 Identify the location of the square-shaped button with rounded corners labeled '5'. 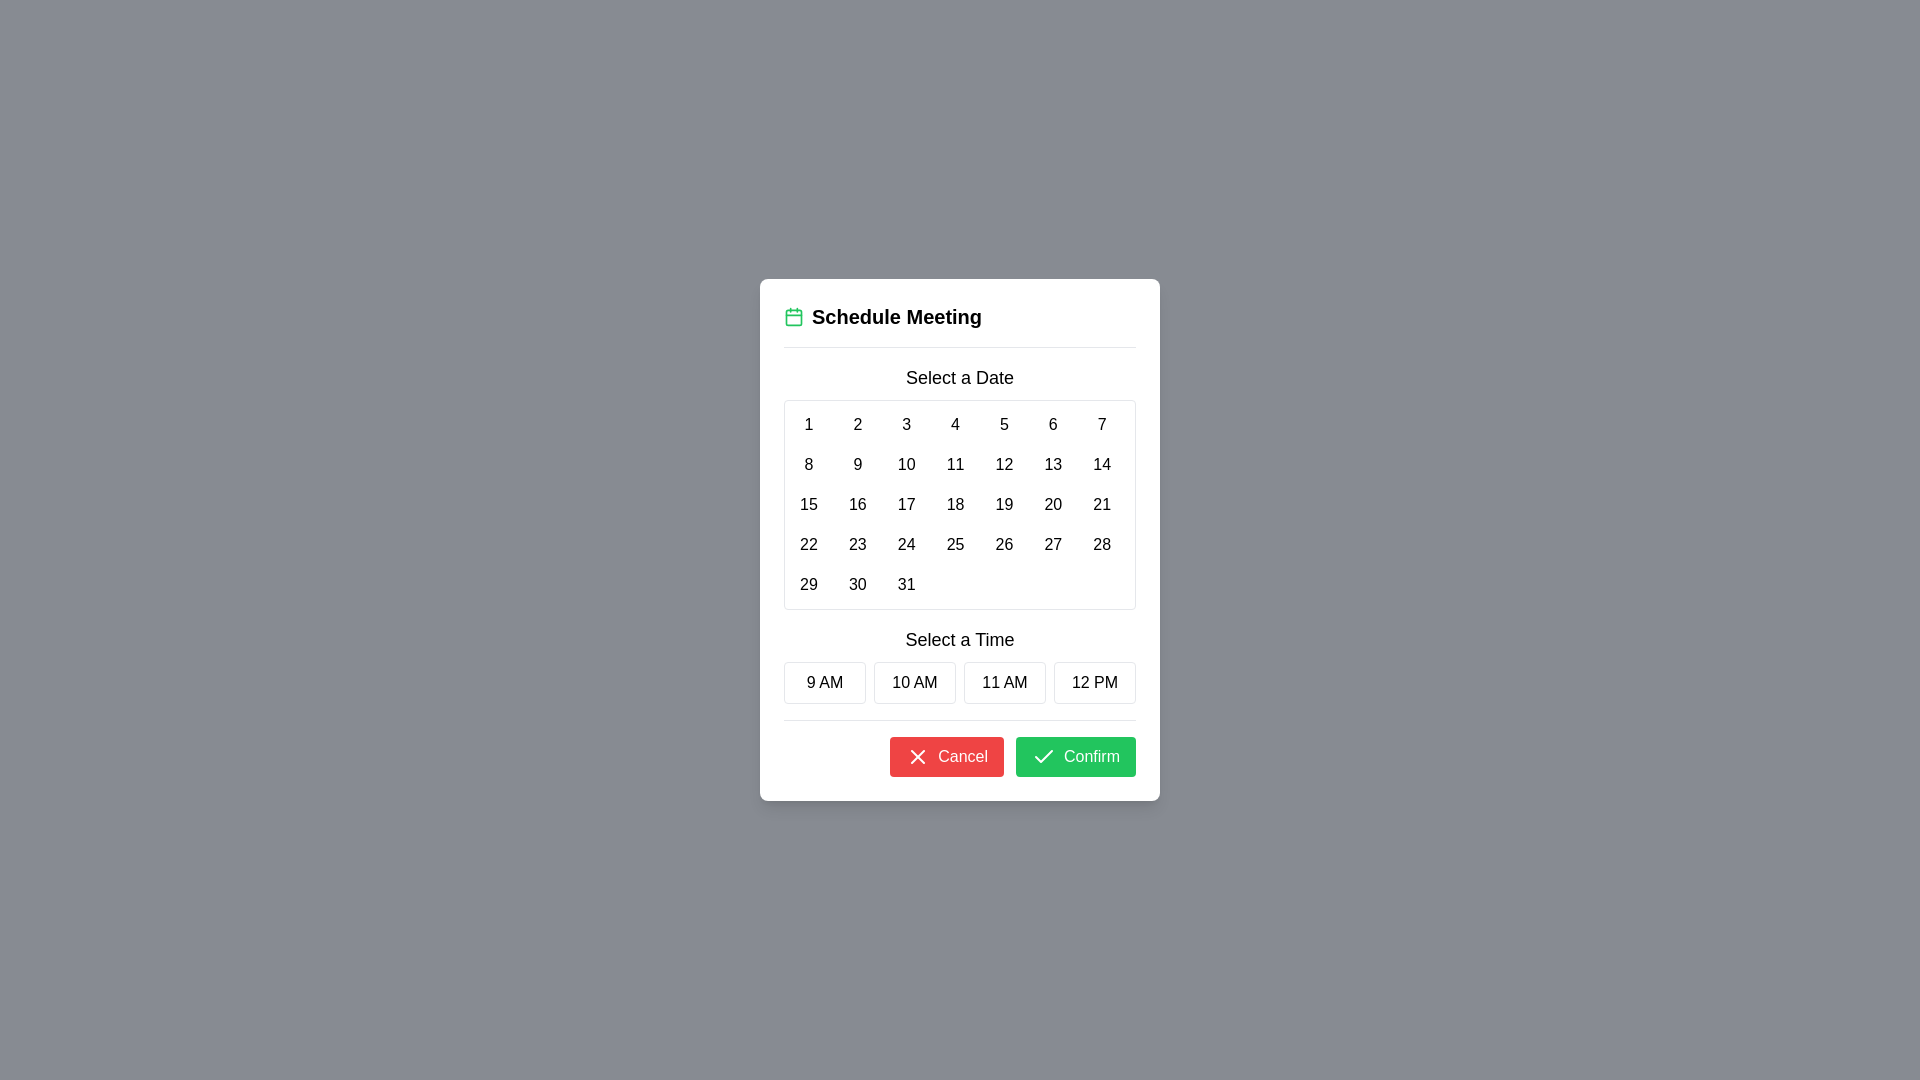
(1004, 423).